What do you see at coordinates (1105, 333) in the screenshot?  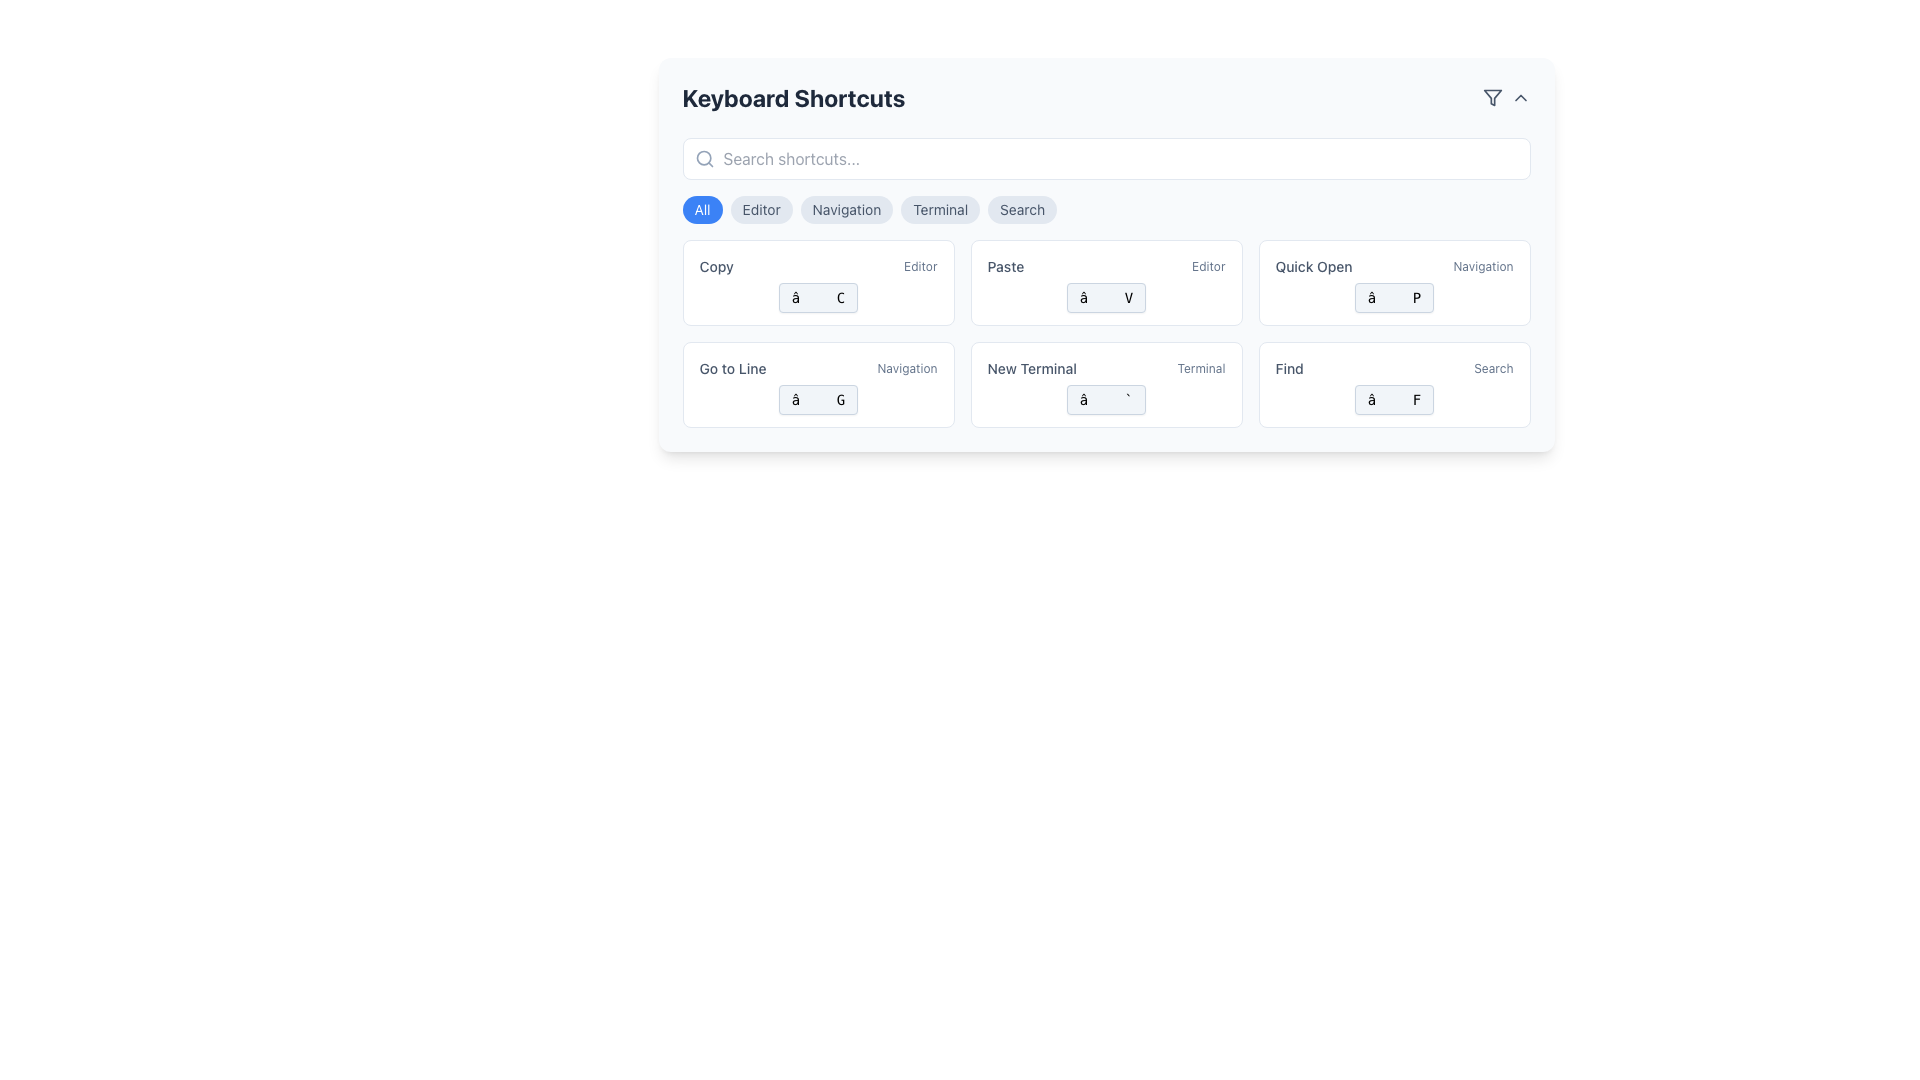 I see `the grid display containing multiple button-like components representing keyboard shortcuts, specifically targeting the second grid component in its respective row` at bounding box center [1105, 333].